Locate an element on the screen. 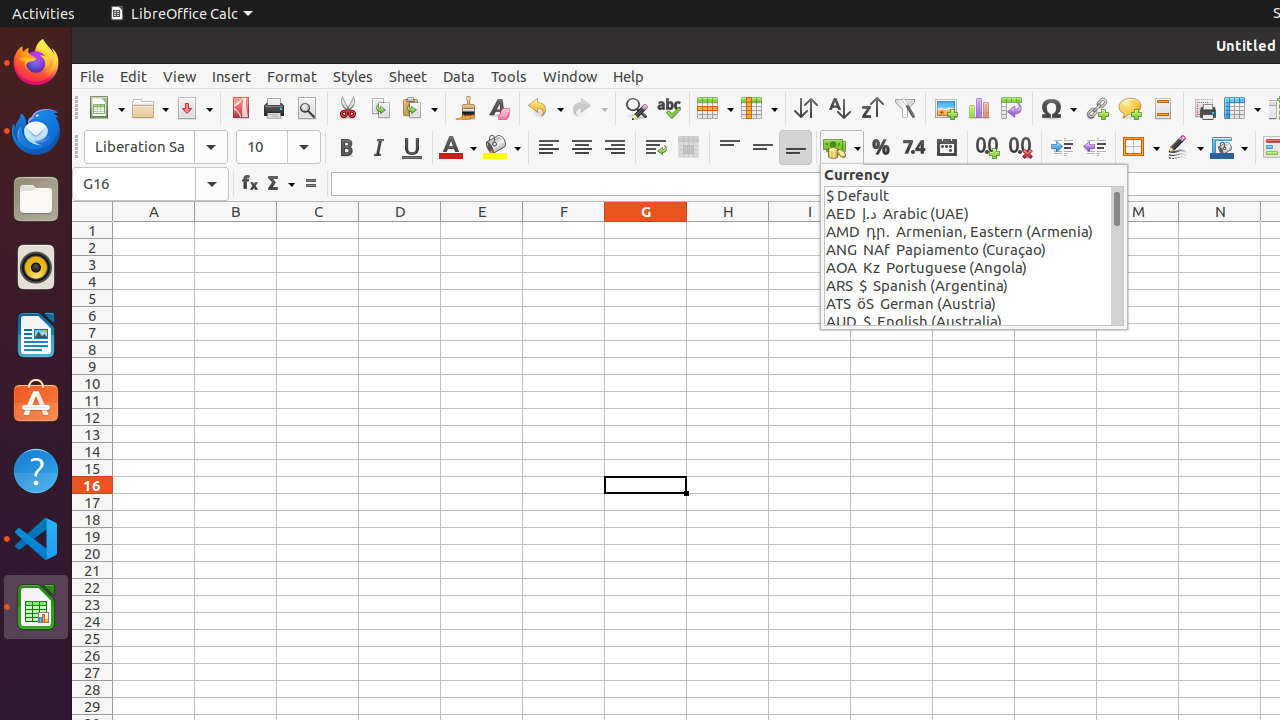  'D1' is located at coordinates (400, 229).